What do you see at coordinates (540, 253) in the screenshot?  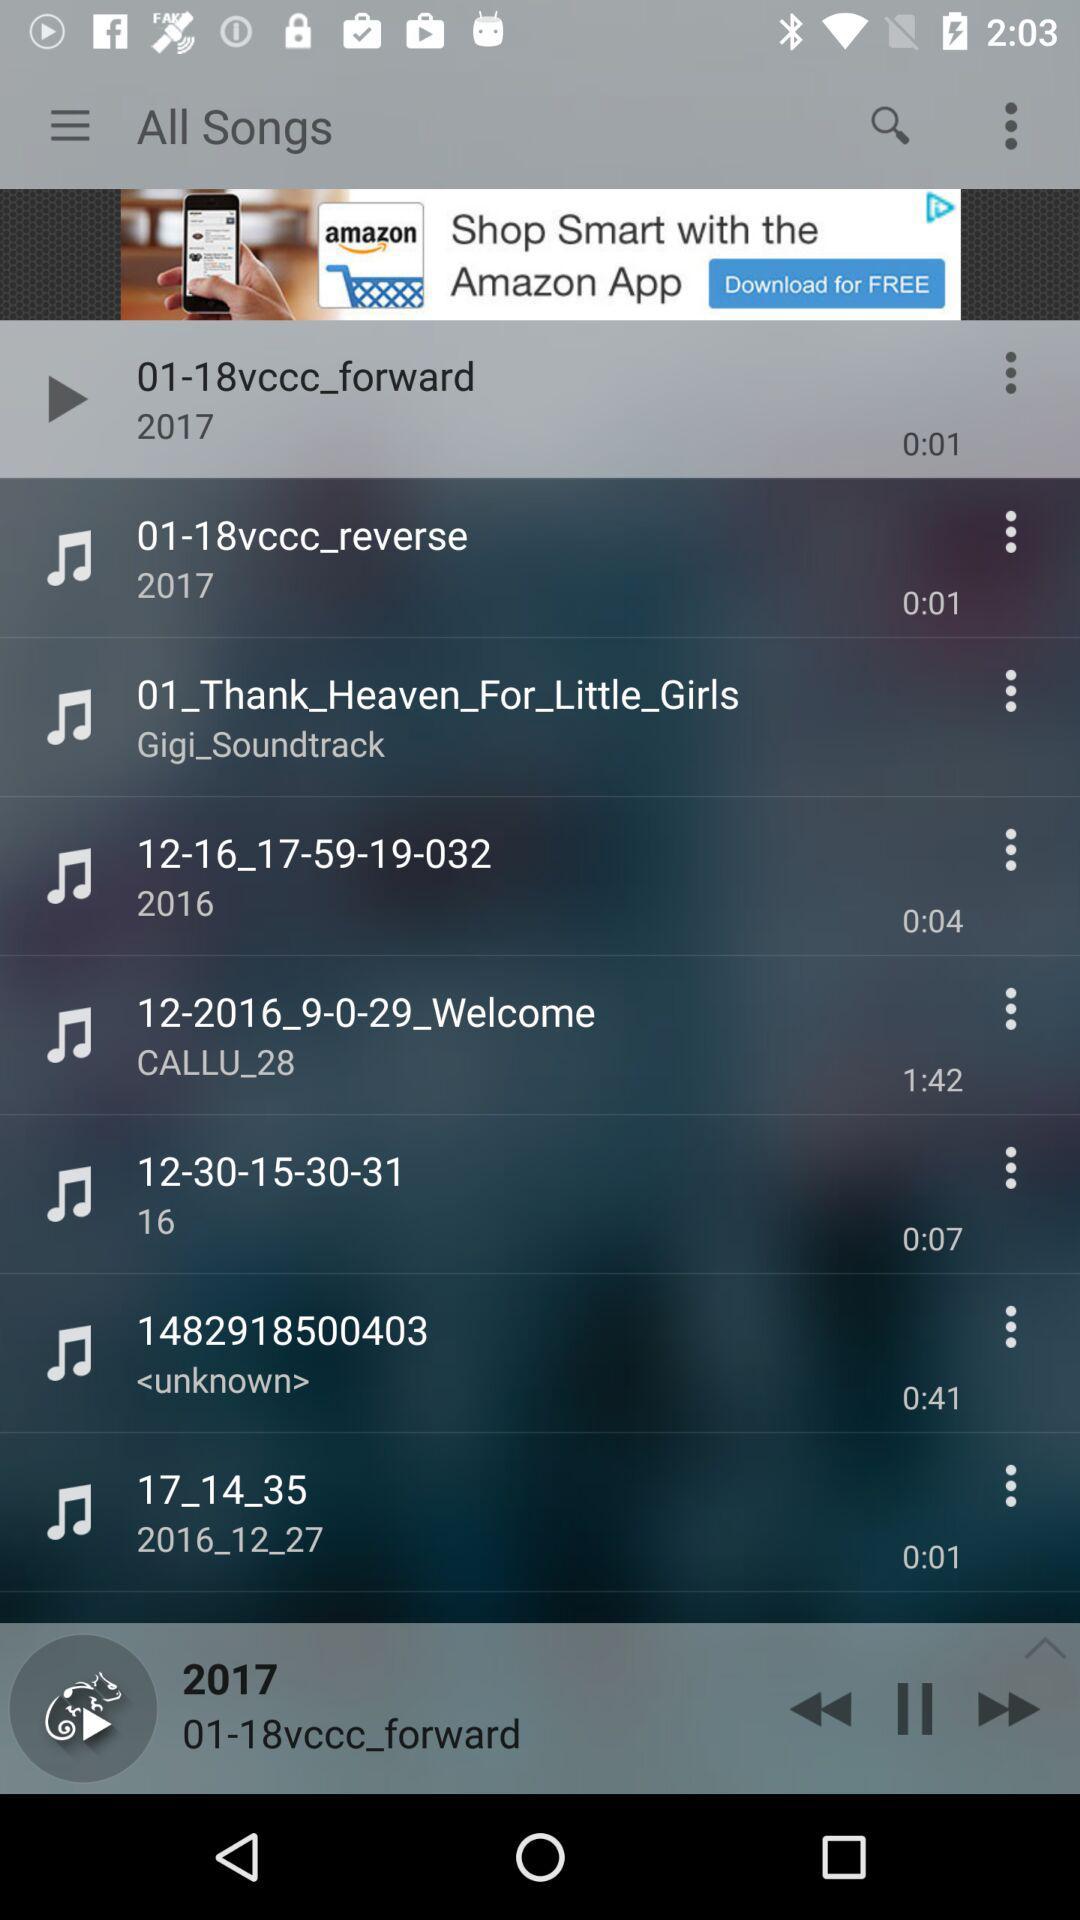 I see `follow the banner` at bounding box center [540, 253].